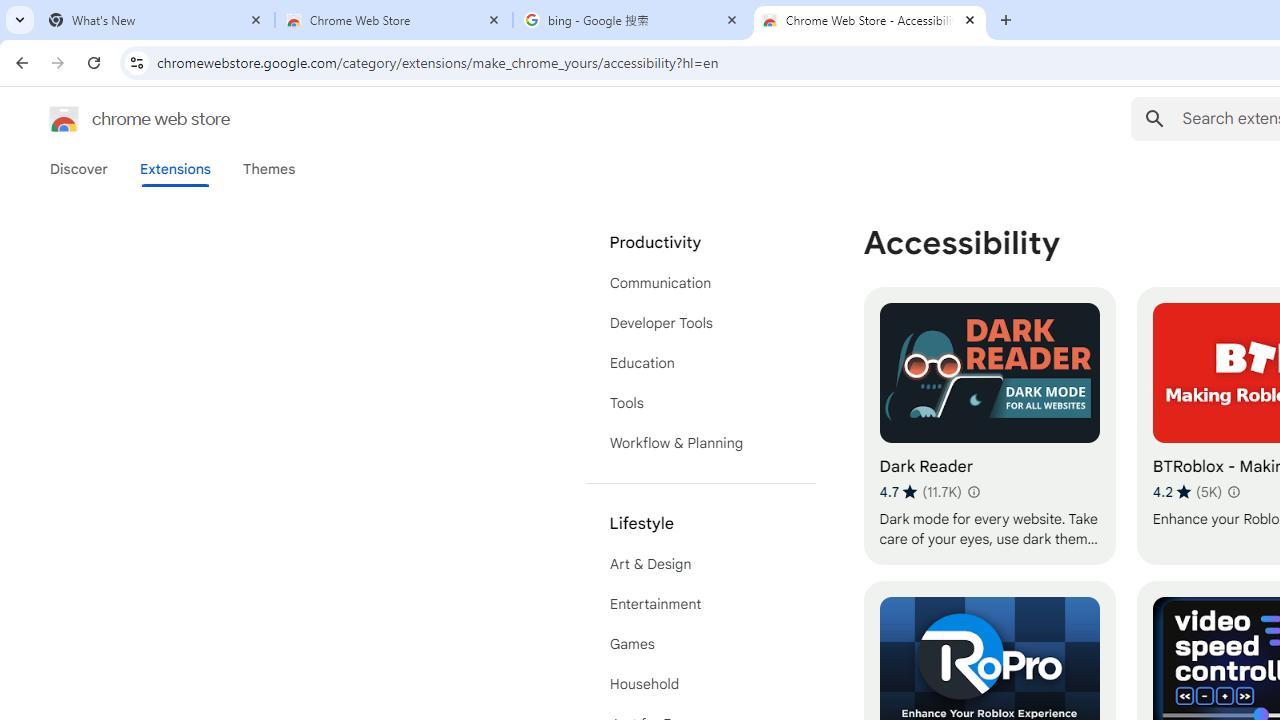 This screenshot has width=1280, height=720. What do you see at coordinates (700, 683) in the screenshot?
I see `'Household'` at bounding box center [700, 683].